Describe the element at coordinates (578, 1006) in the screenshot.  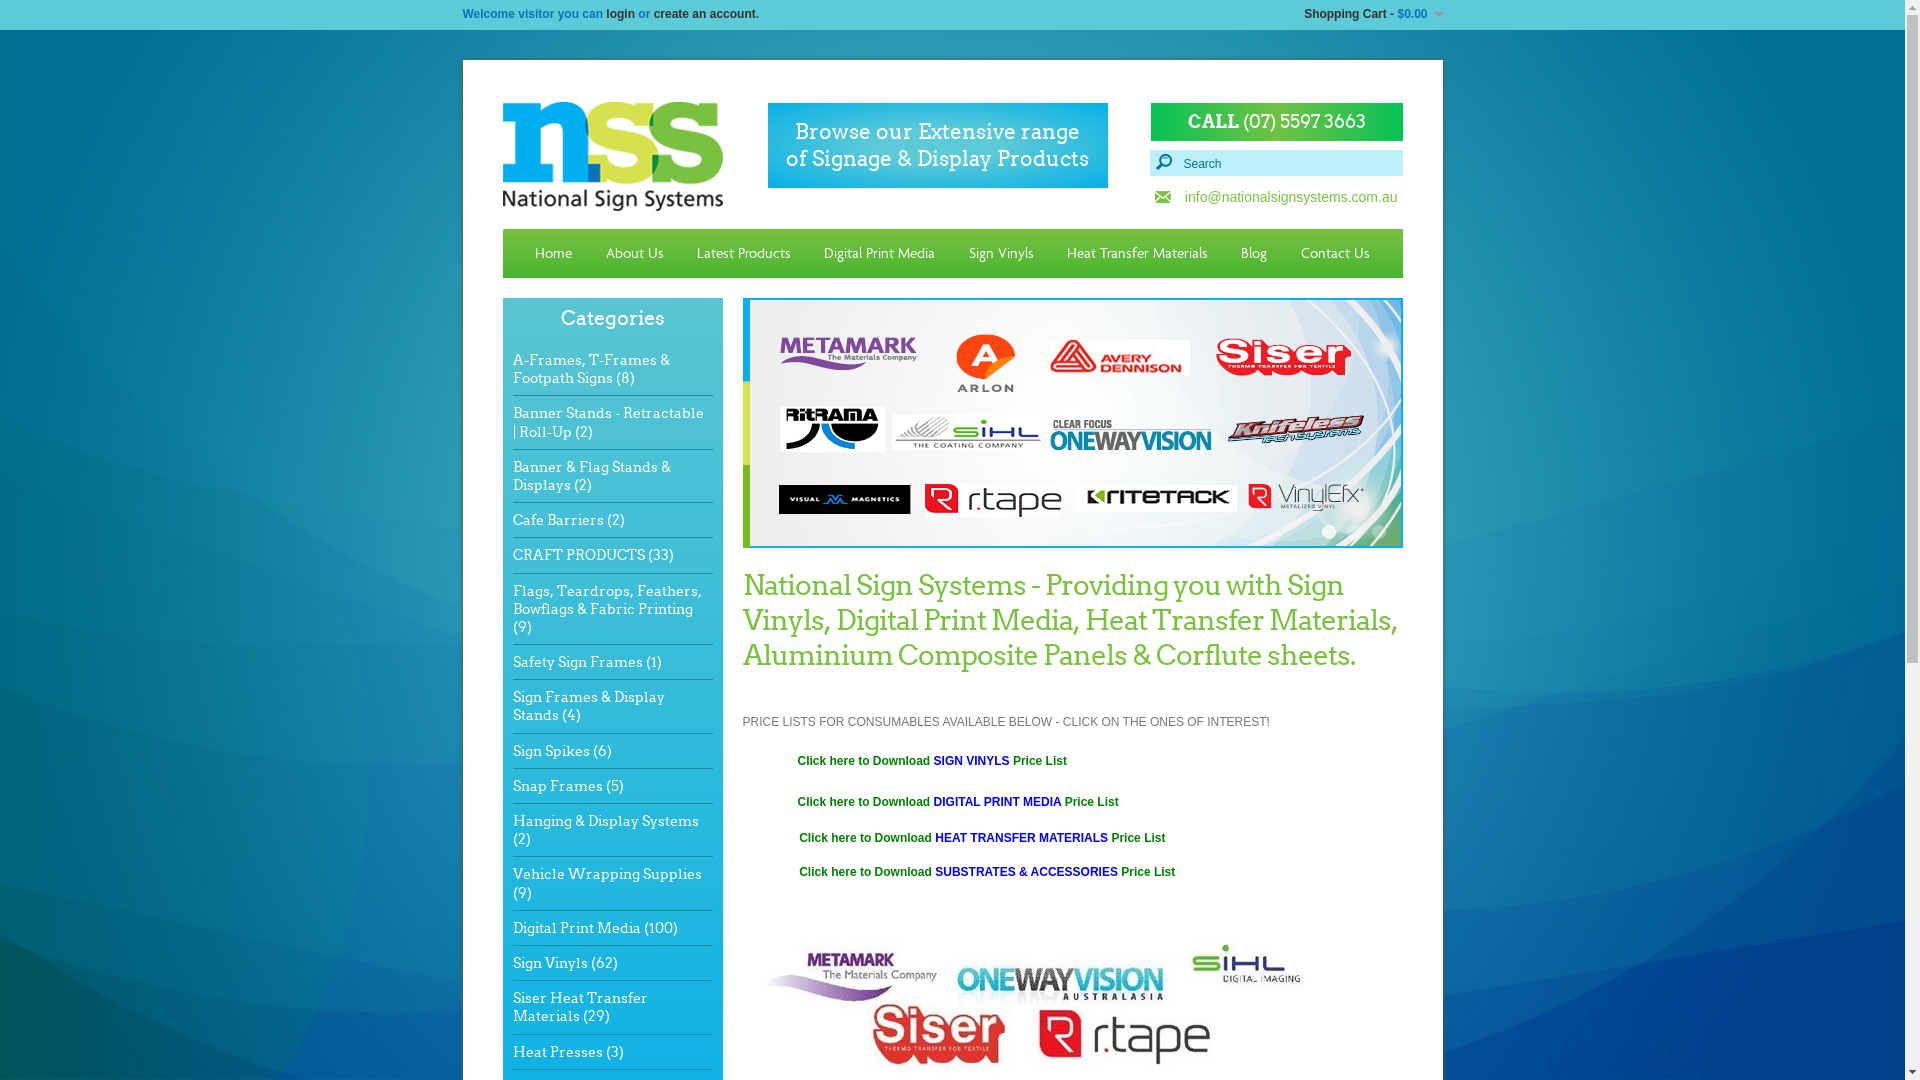
I see `'Siser Heat Transfer Materials (29)'` at that location.